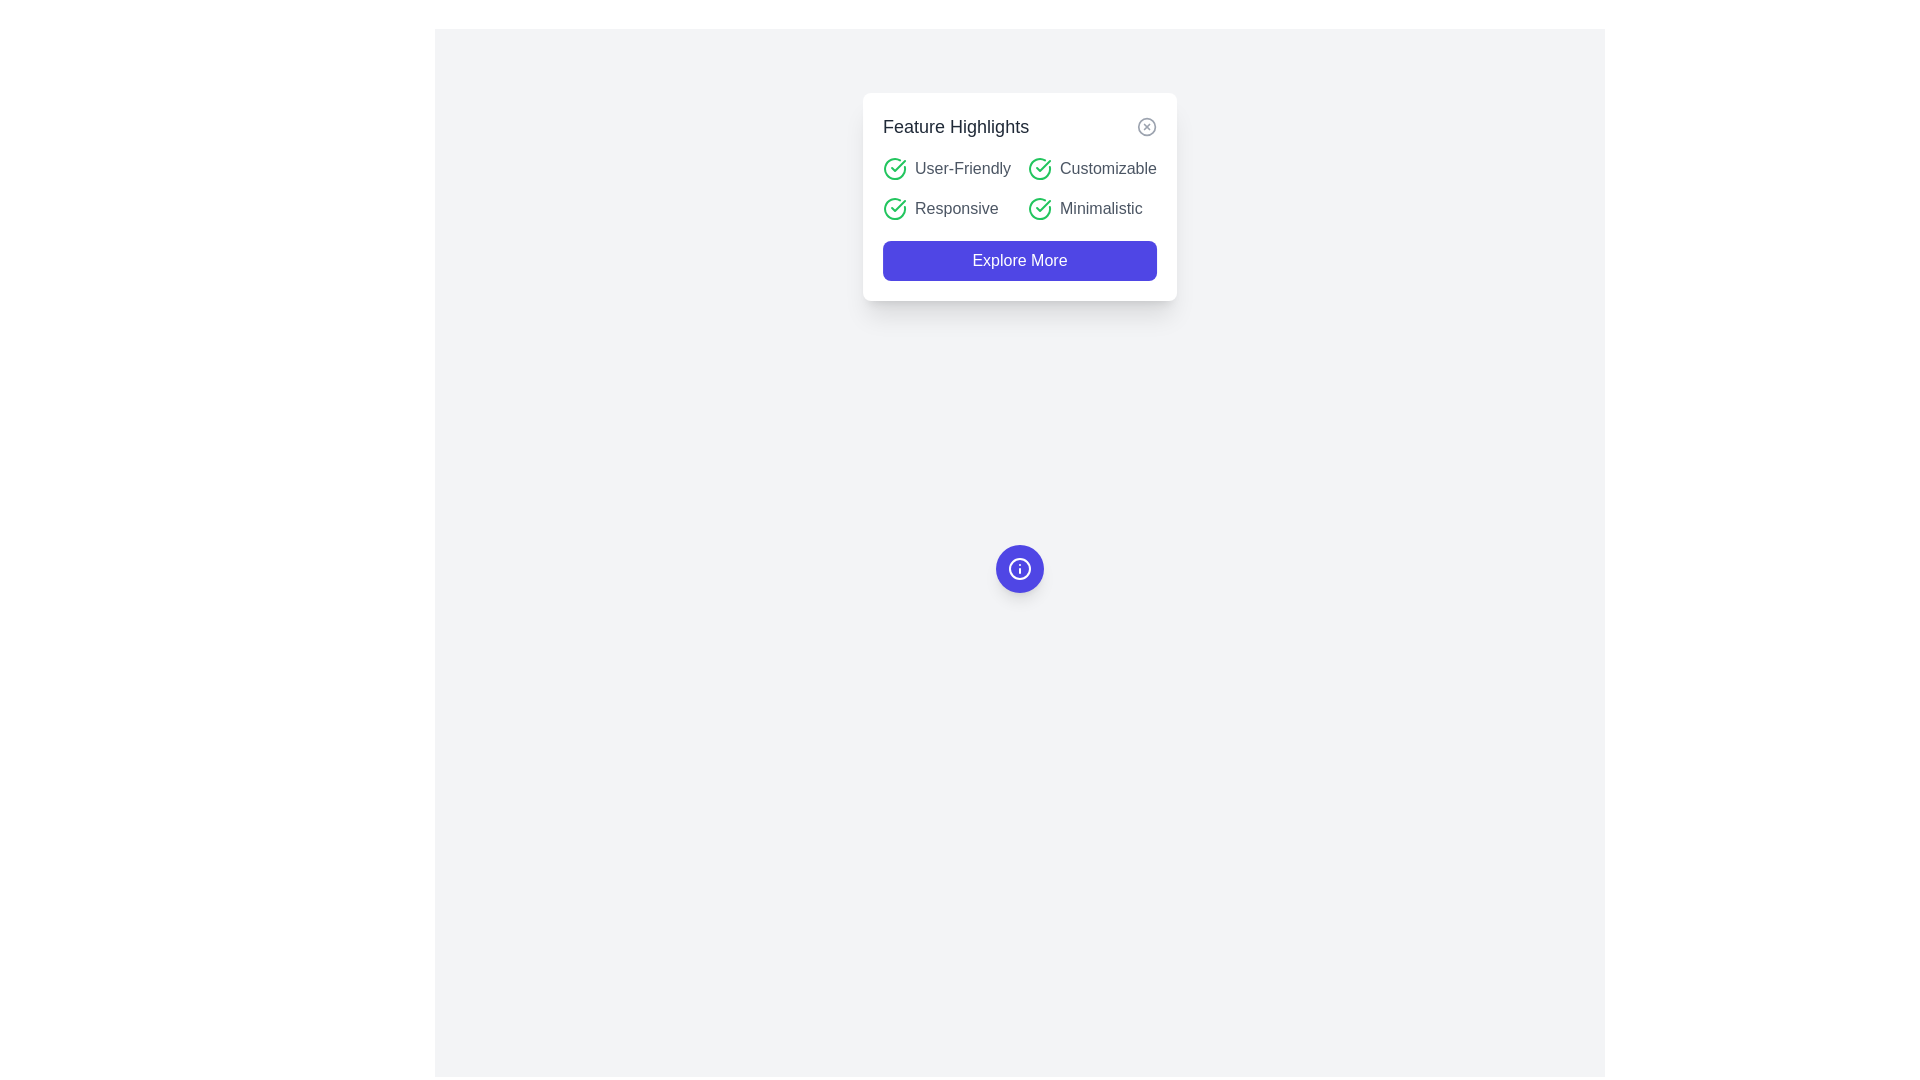  I want to click on the 'Customizable' label with icon, which indicates that the associated feature is active and is the second item in the list under 'Feature Highlights', so click(1091, 168).